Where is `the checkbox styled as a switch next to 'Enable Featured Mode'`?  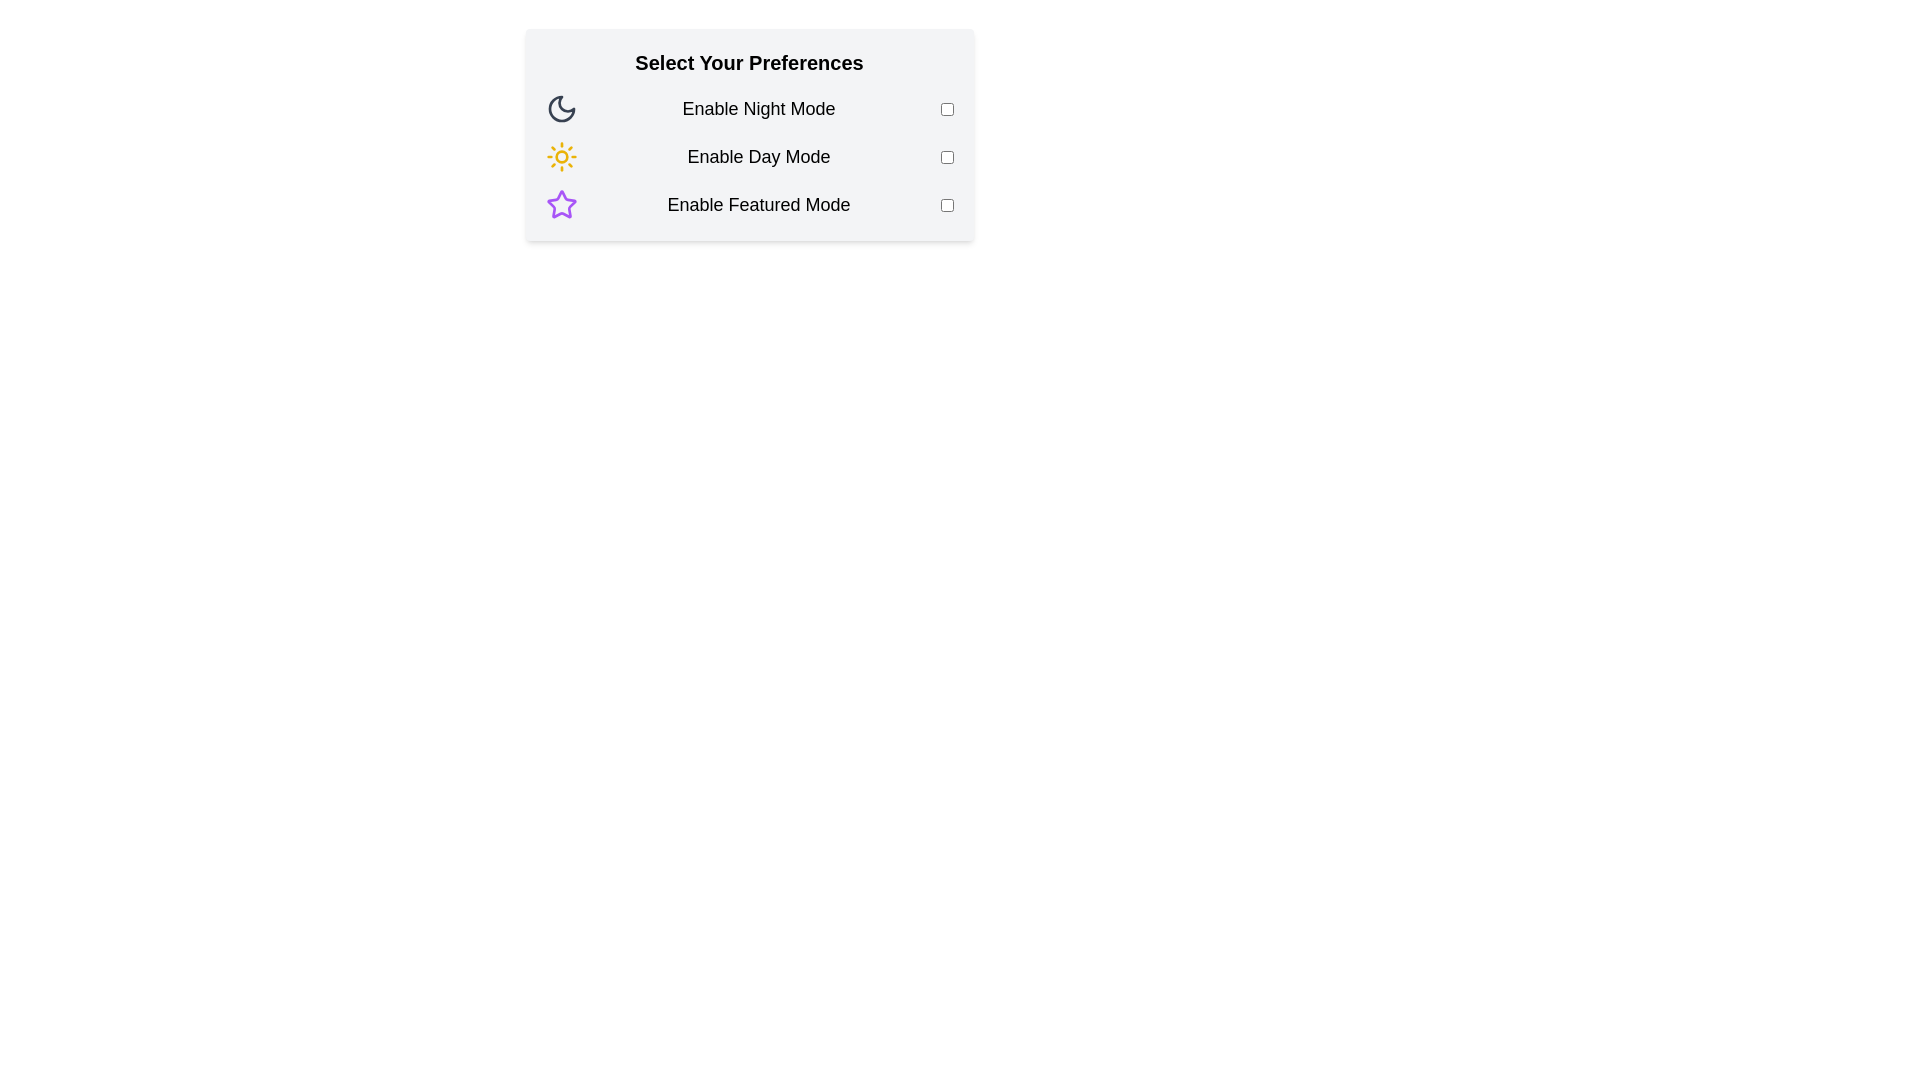 the checkbox styled as a switch next to 'Enable Featured Mode' is located at coordinates (945, 204).